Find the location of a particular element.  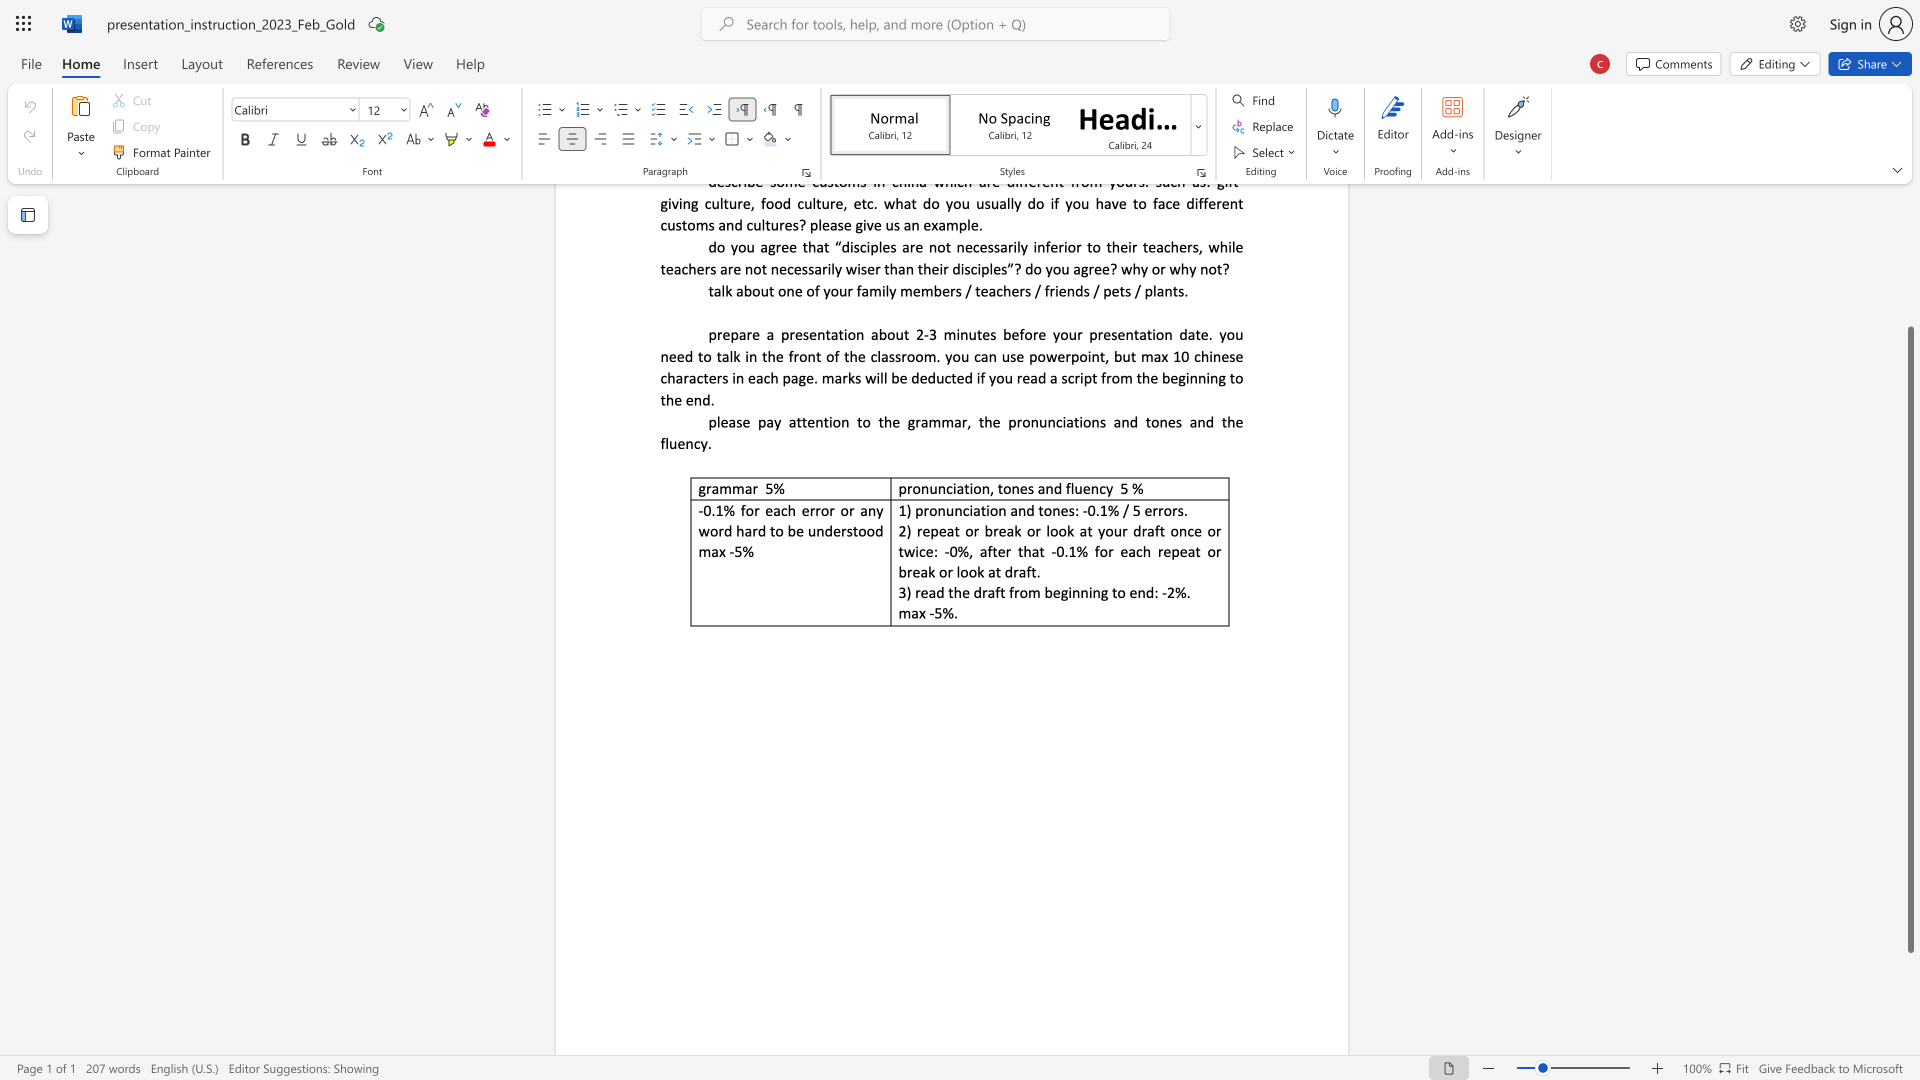

the scrollbar on the side is located at coordinates (1909, 209).